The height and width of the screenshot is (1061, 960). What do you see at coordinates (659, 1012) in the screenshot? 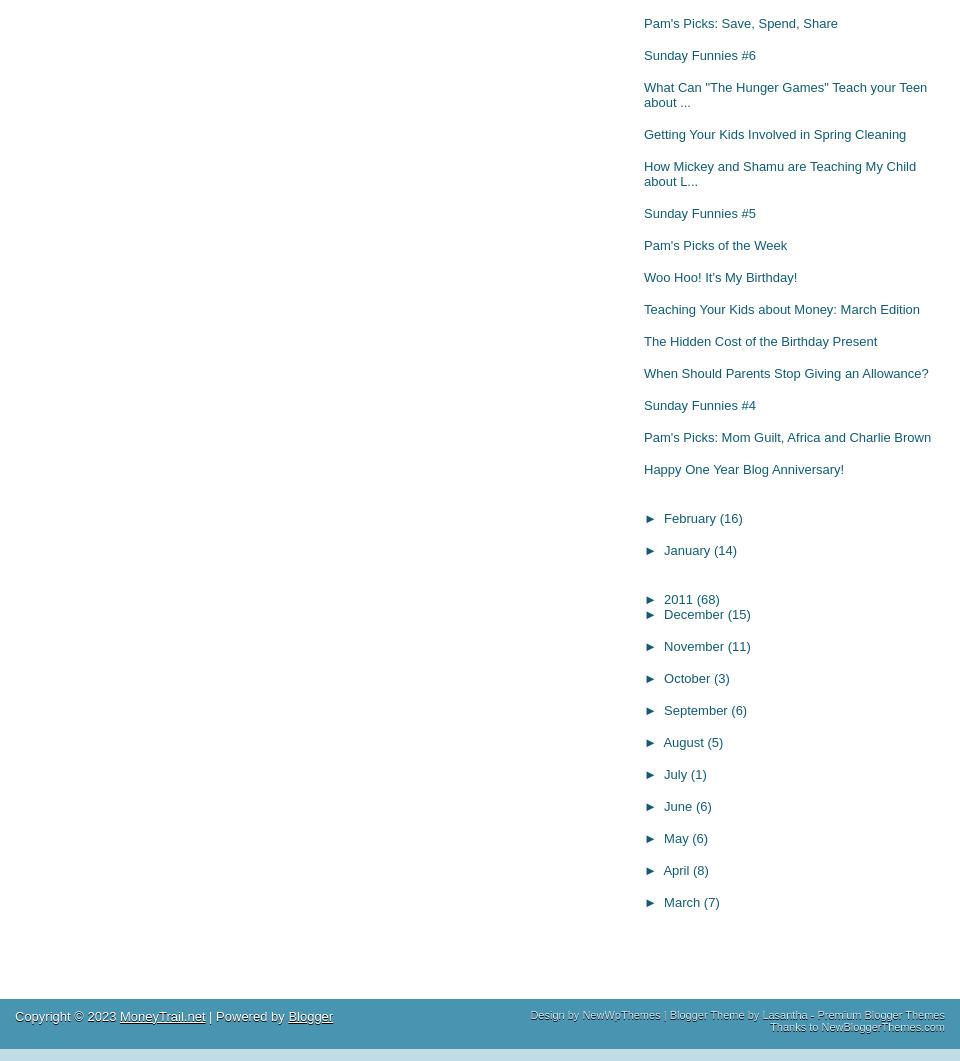
I see `'| Blogger Theme by'` at bounding box center [659, 1012].